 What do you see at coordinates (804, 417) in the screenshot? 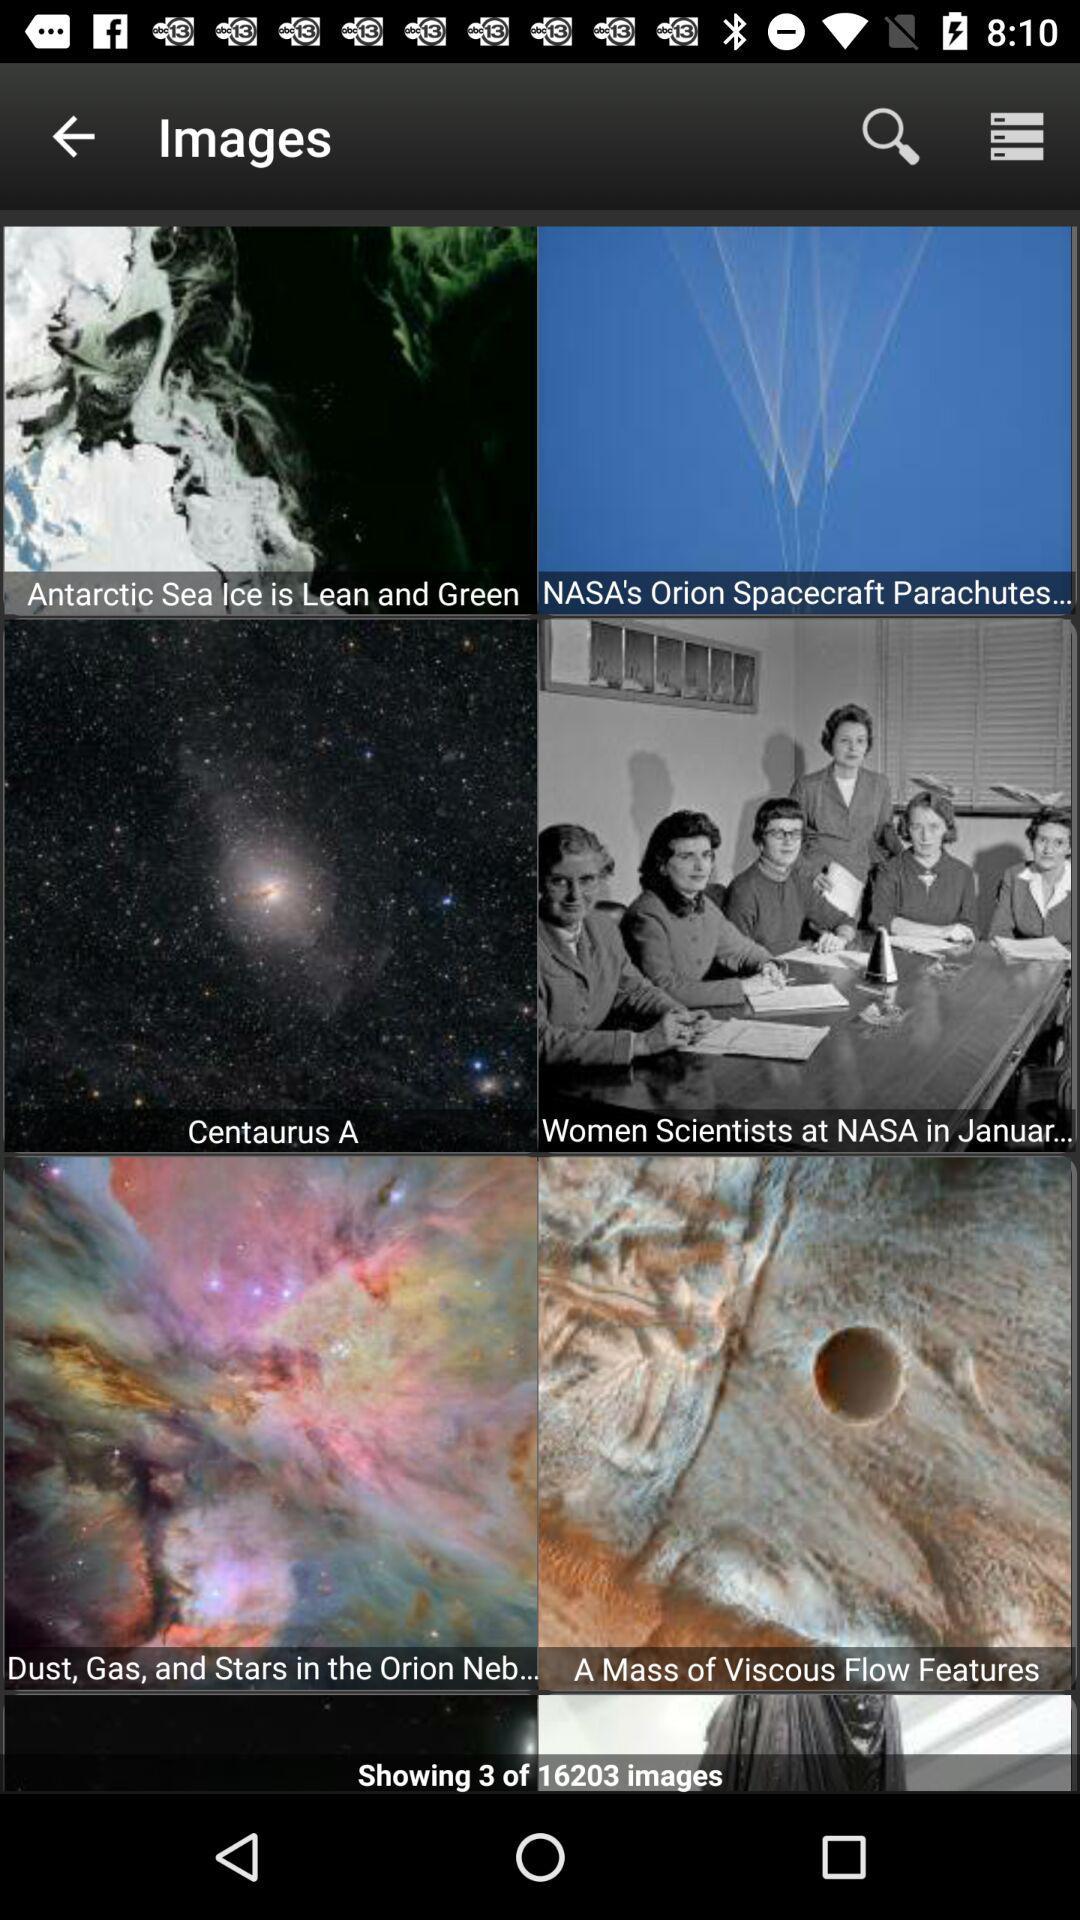
I see `the second box which is mention on nasas orion spacecraft parachutes` at bounding box center [804, 417].